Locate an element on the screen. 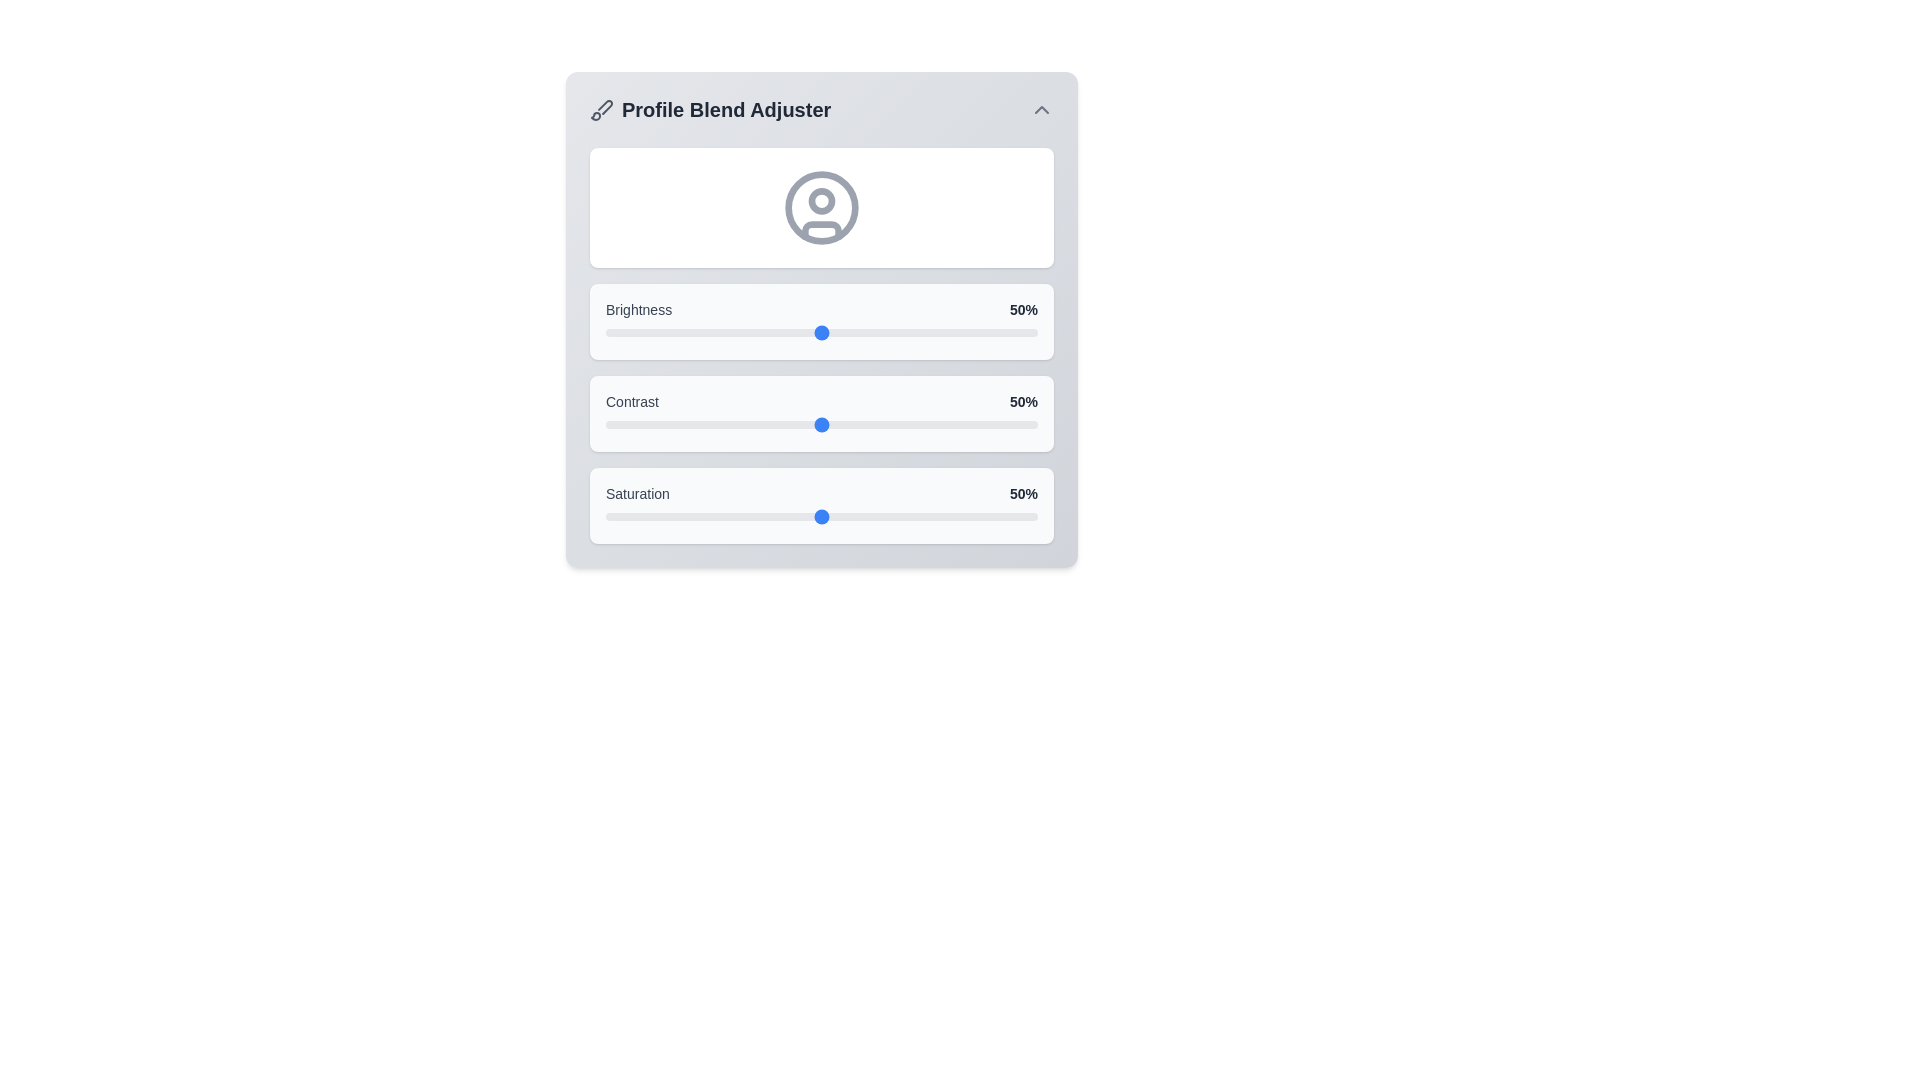  contrast is located at coordinates (990, 423).